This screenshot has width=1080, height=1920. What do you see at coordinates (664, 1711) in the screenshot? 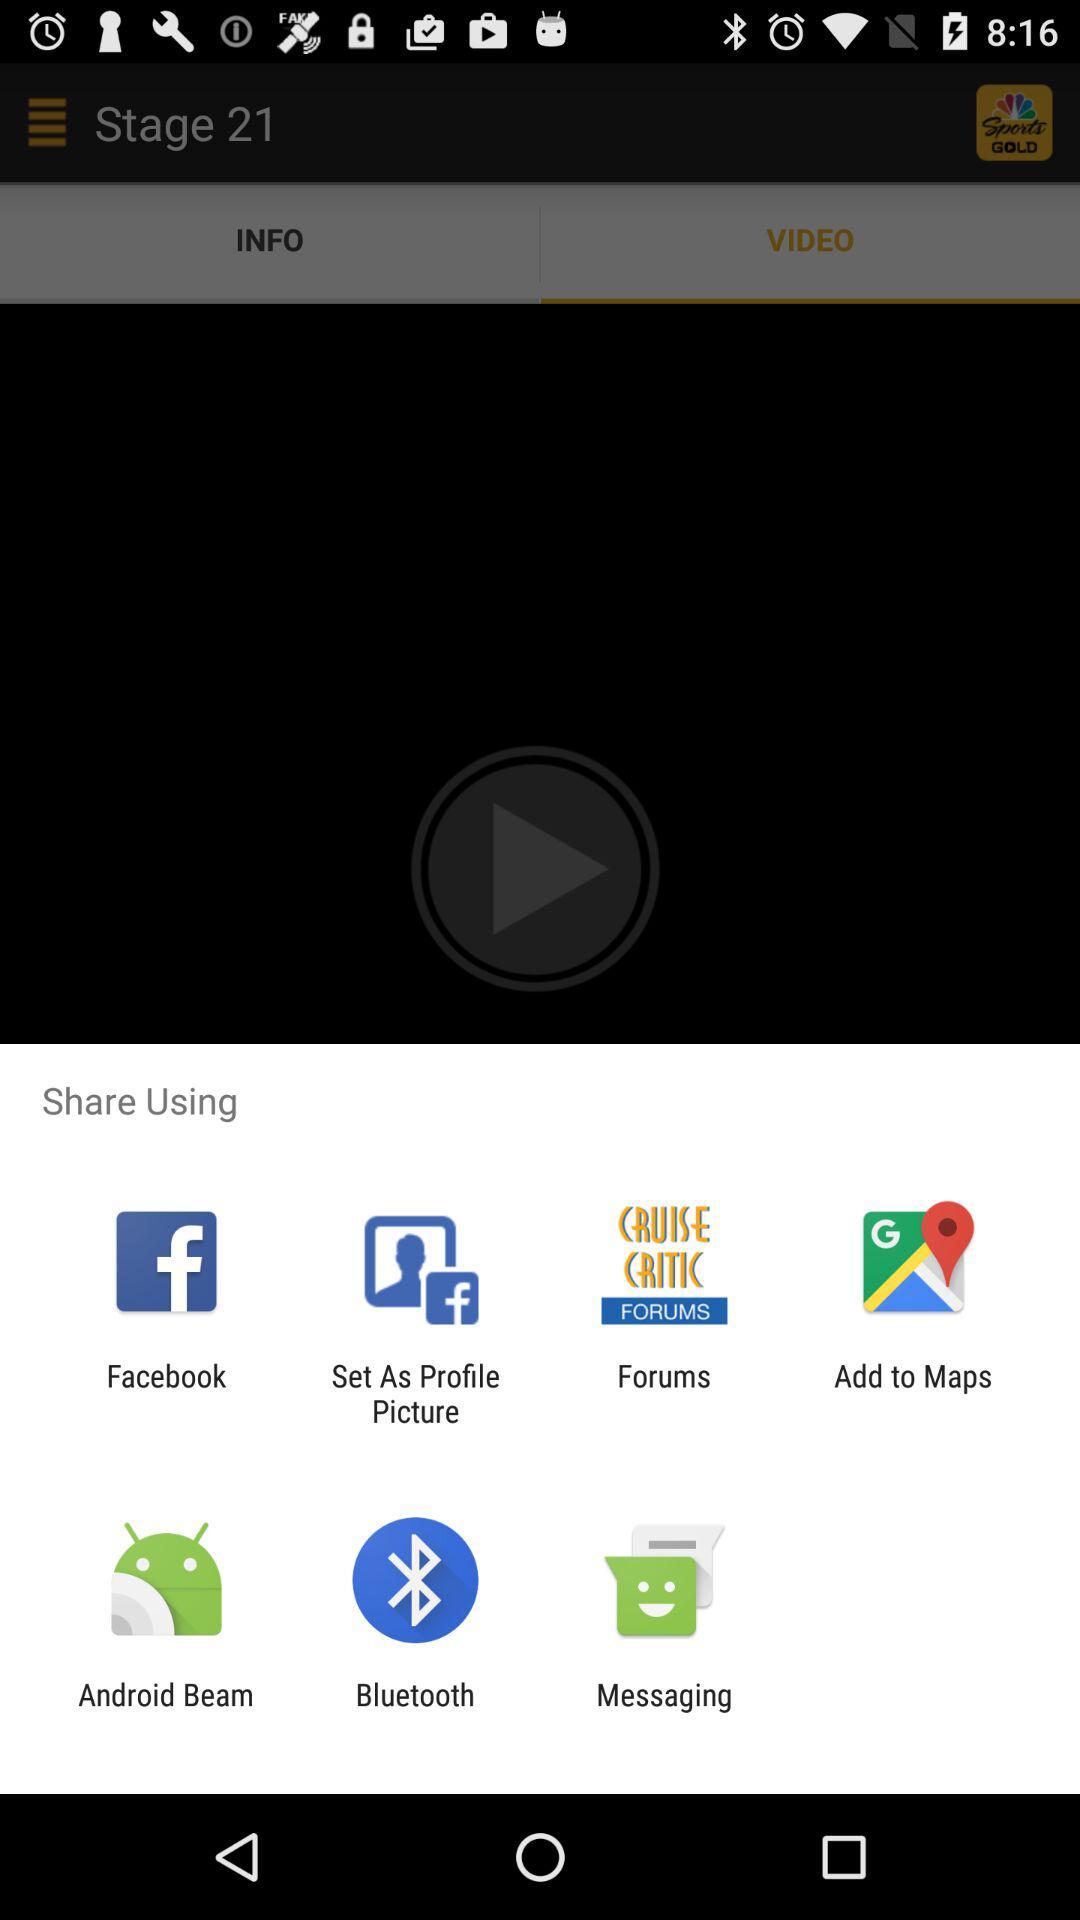
I see `messaging icon` at bounding box center [664, 1711].